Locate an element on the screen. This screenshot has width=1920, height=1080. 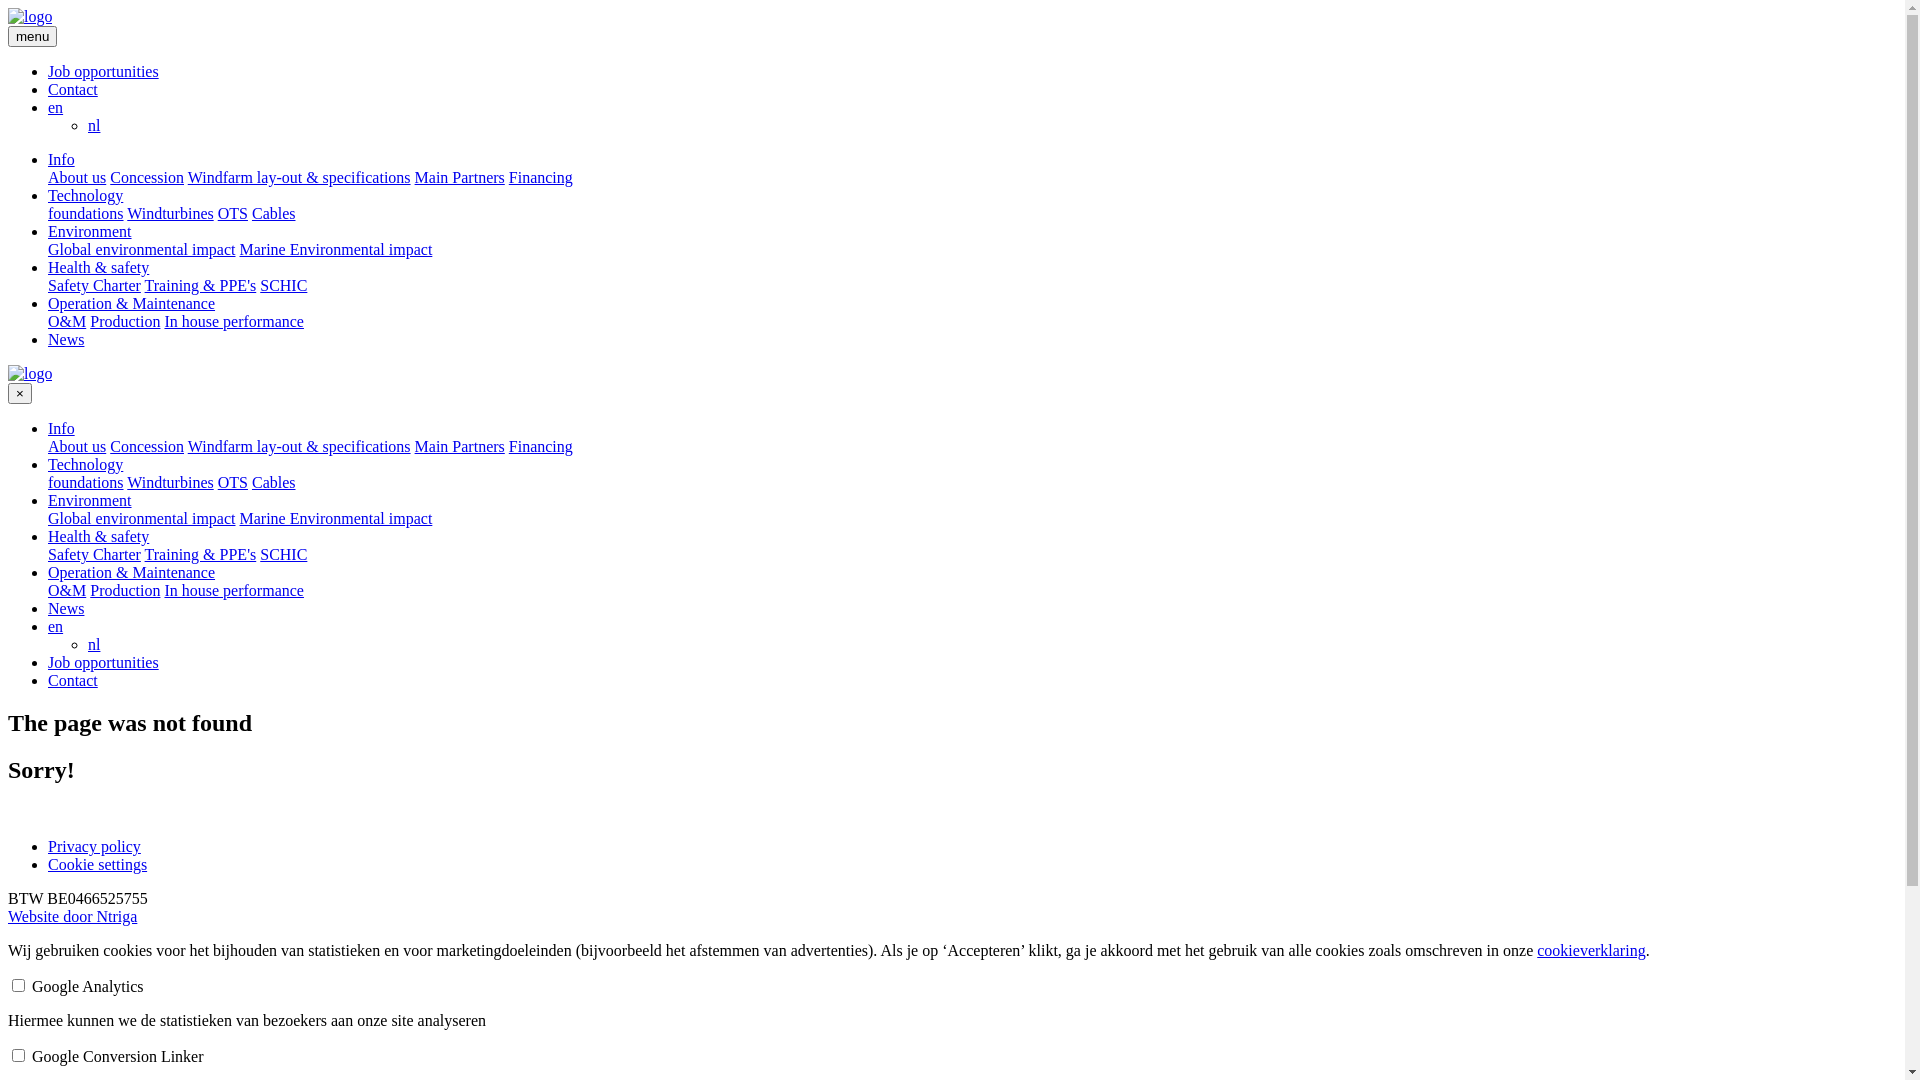
'nl' is located at coordinates (93, 125).